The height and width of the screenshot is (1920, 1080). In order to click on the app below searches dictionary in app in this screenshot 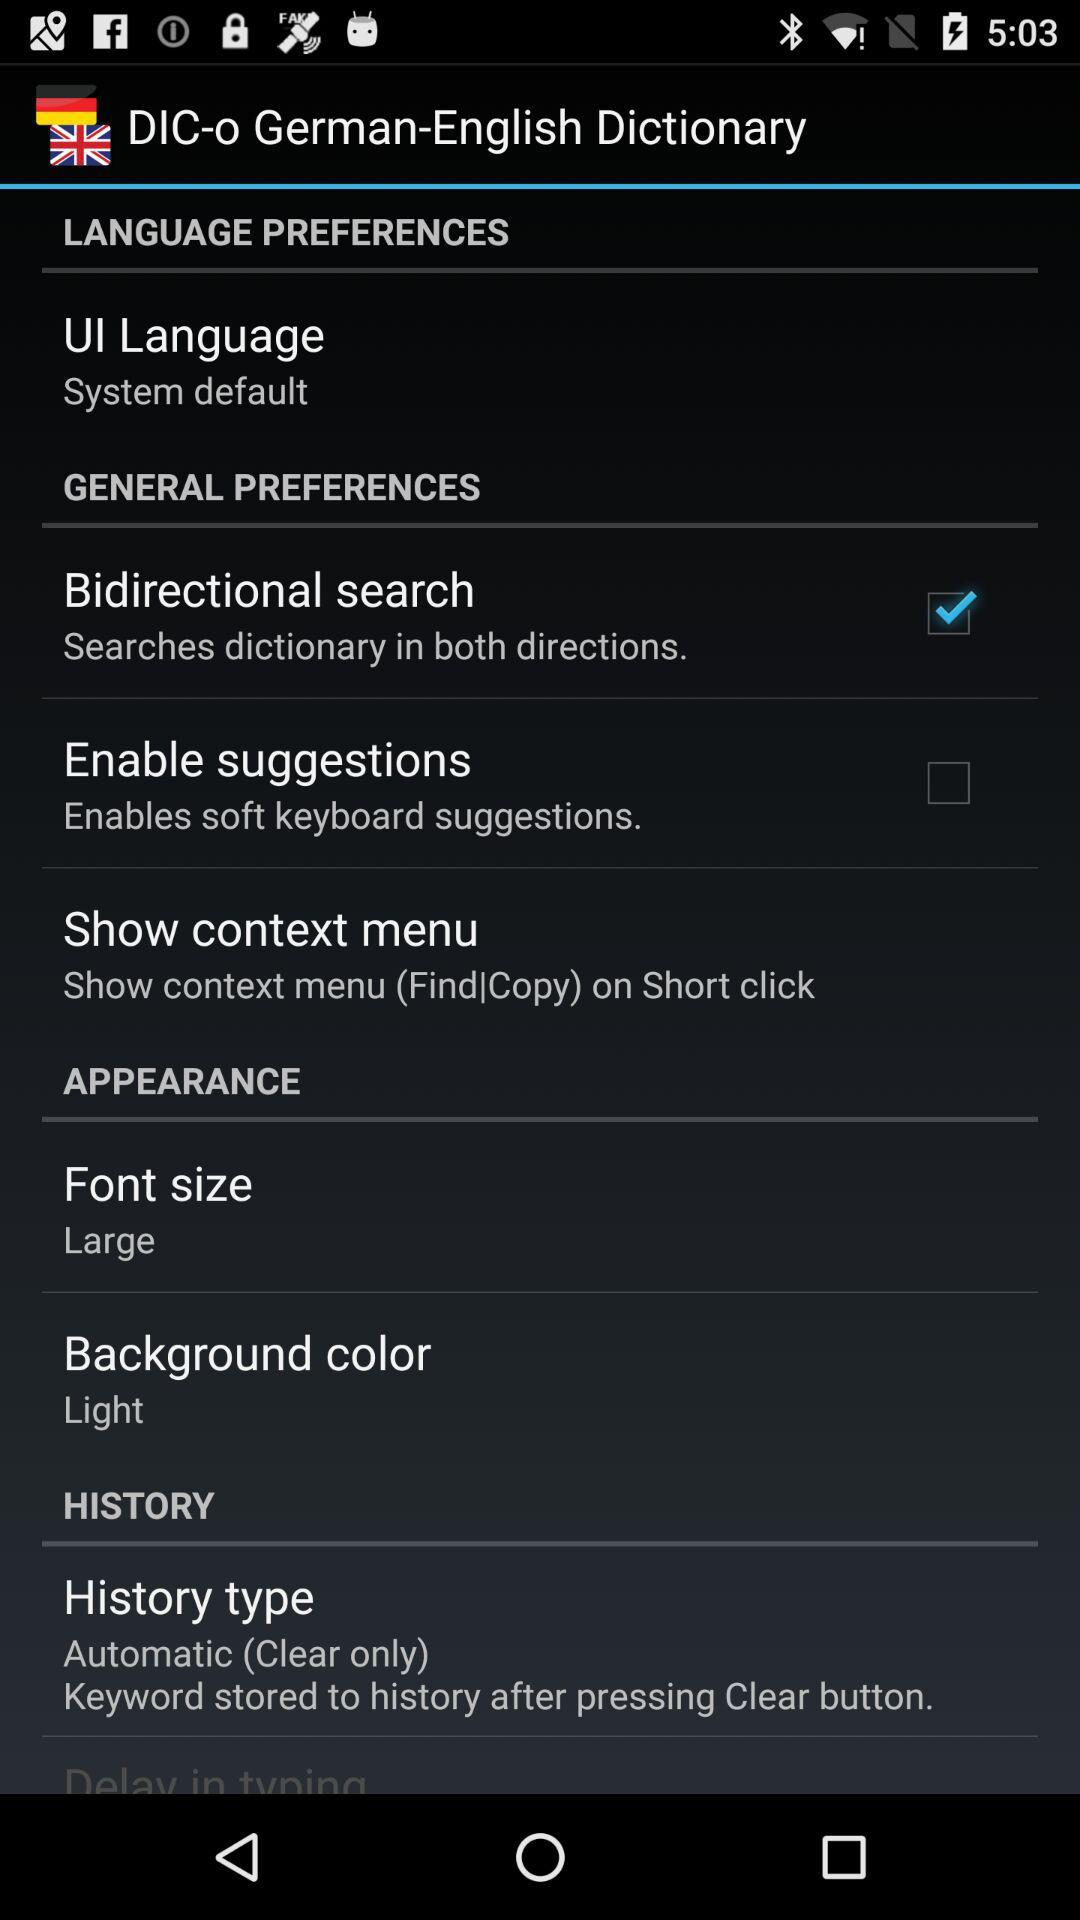, I will do `click(266, 756)`.